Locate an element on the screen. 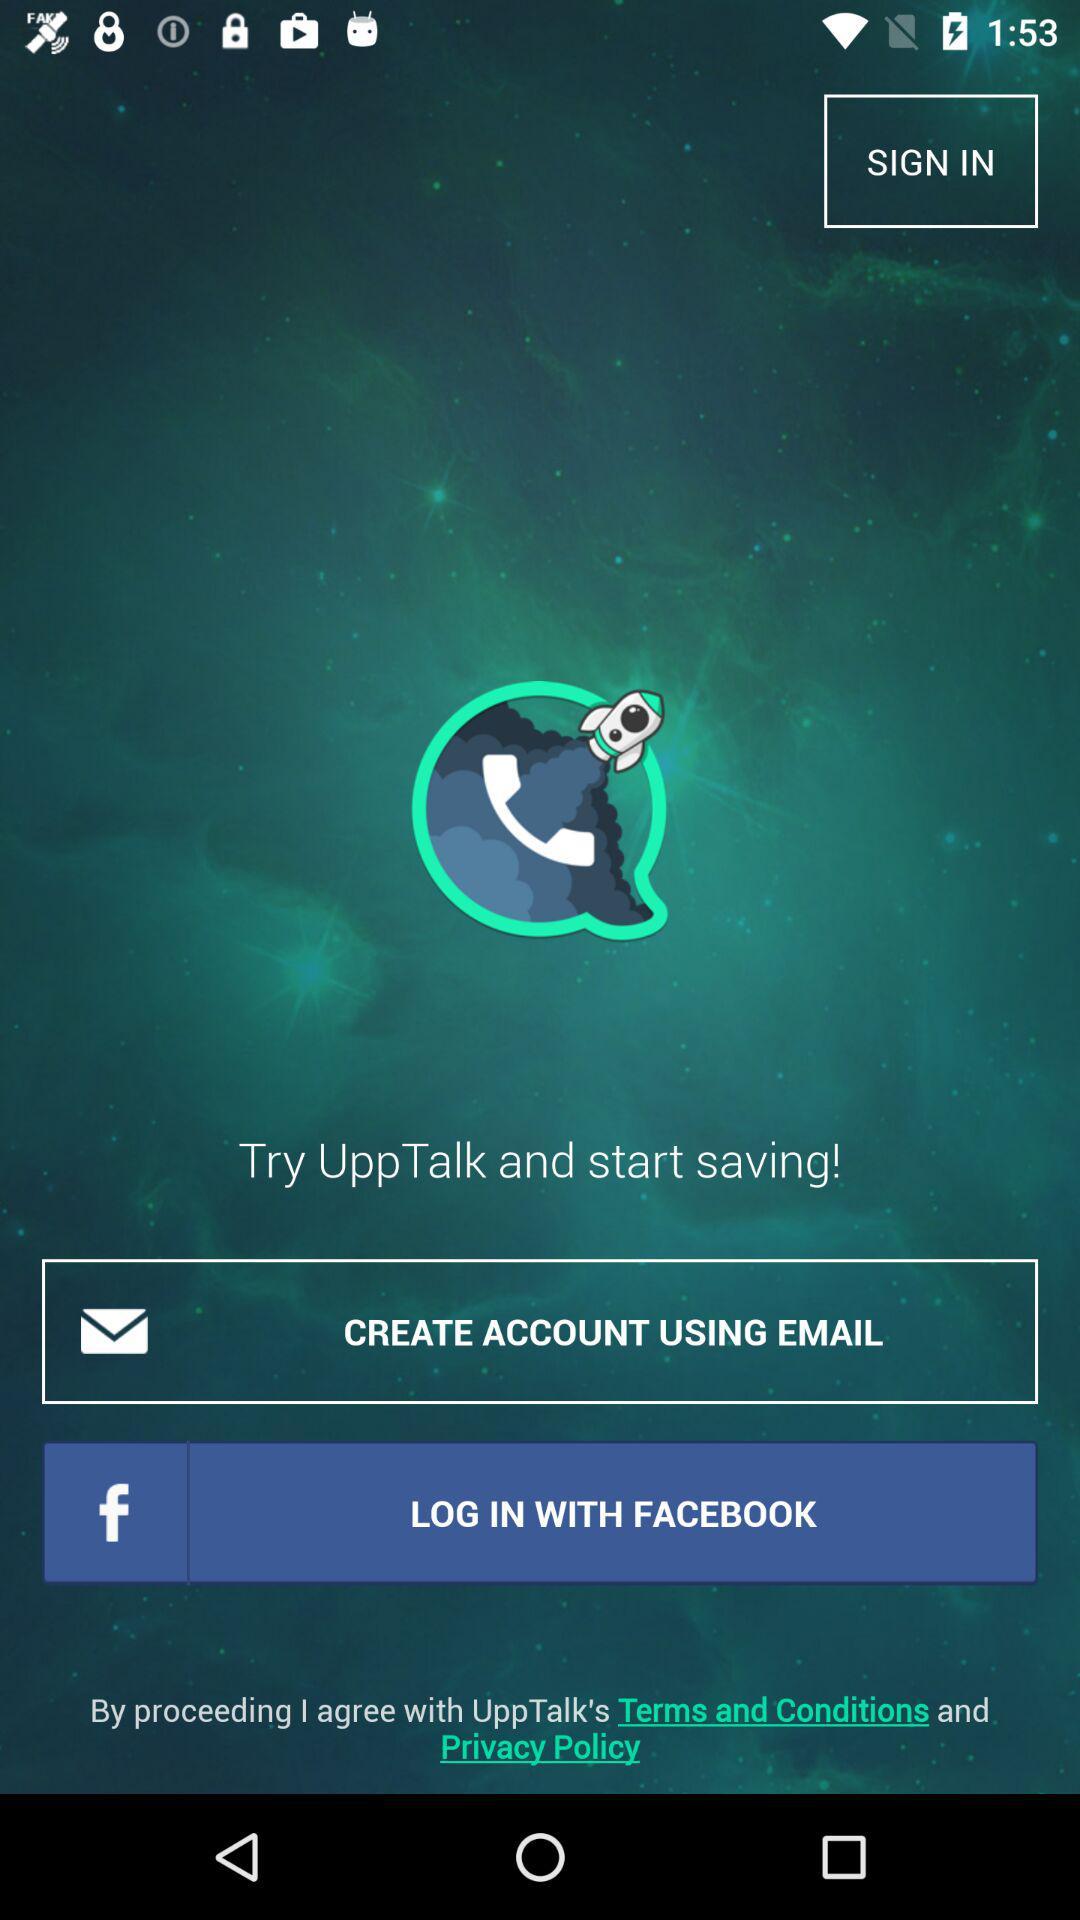 Image resolution: width=1080 pixels, height=1920 pixels. item above try upptalk and icon is located at coordinates (540, 812).